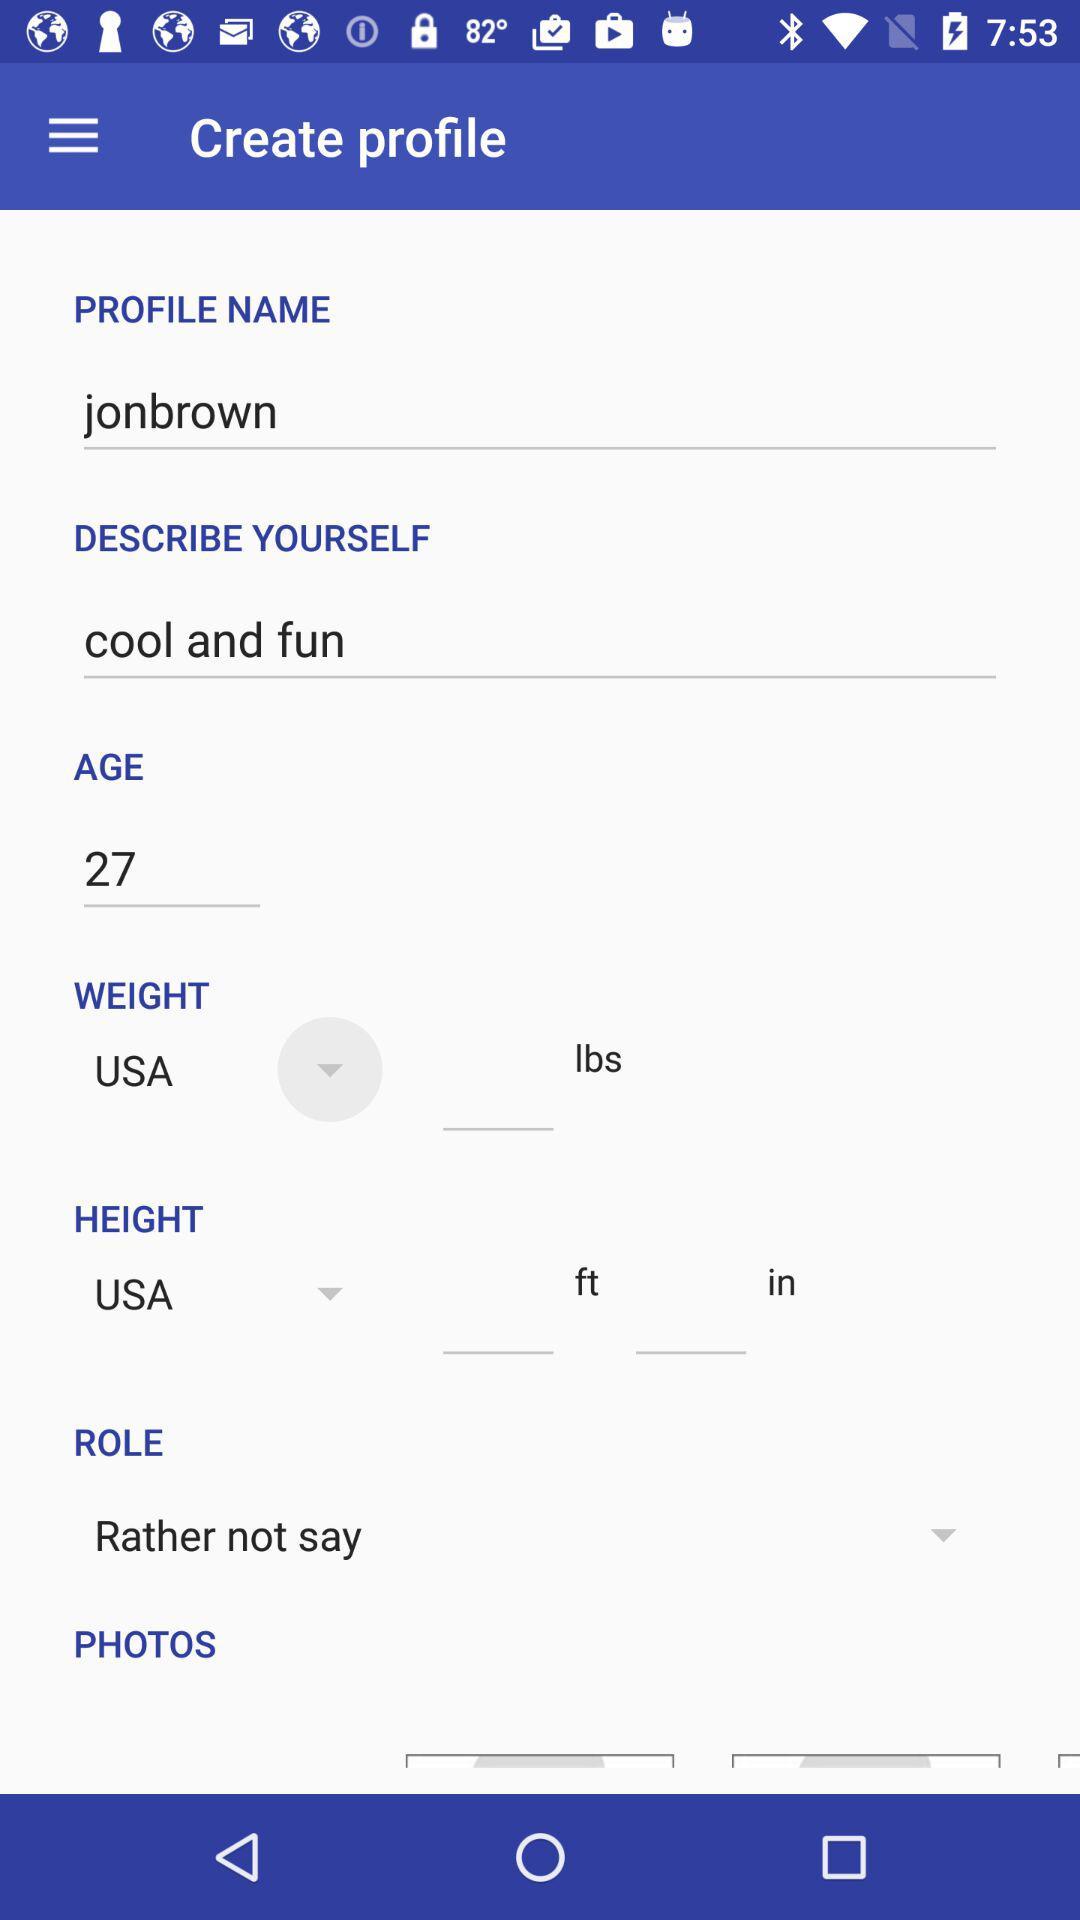  I want to click on number, so click(497, 1093).